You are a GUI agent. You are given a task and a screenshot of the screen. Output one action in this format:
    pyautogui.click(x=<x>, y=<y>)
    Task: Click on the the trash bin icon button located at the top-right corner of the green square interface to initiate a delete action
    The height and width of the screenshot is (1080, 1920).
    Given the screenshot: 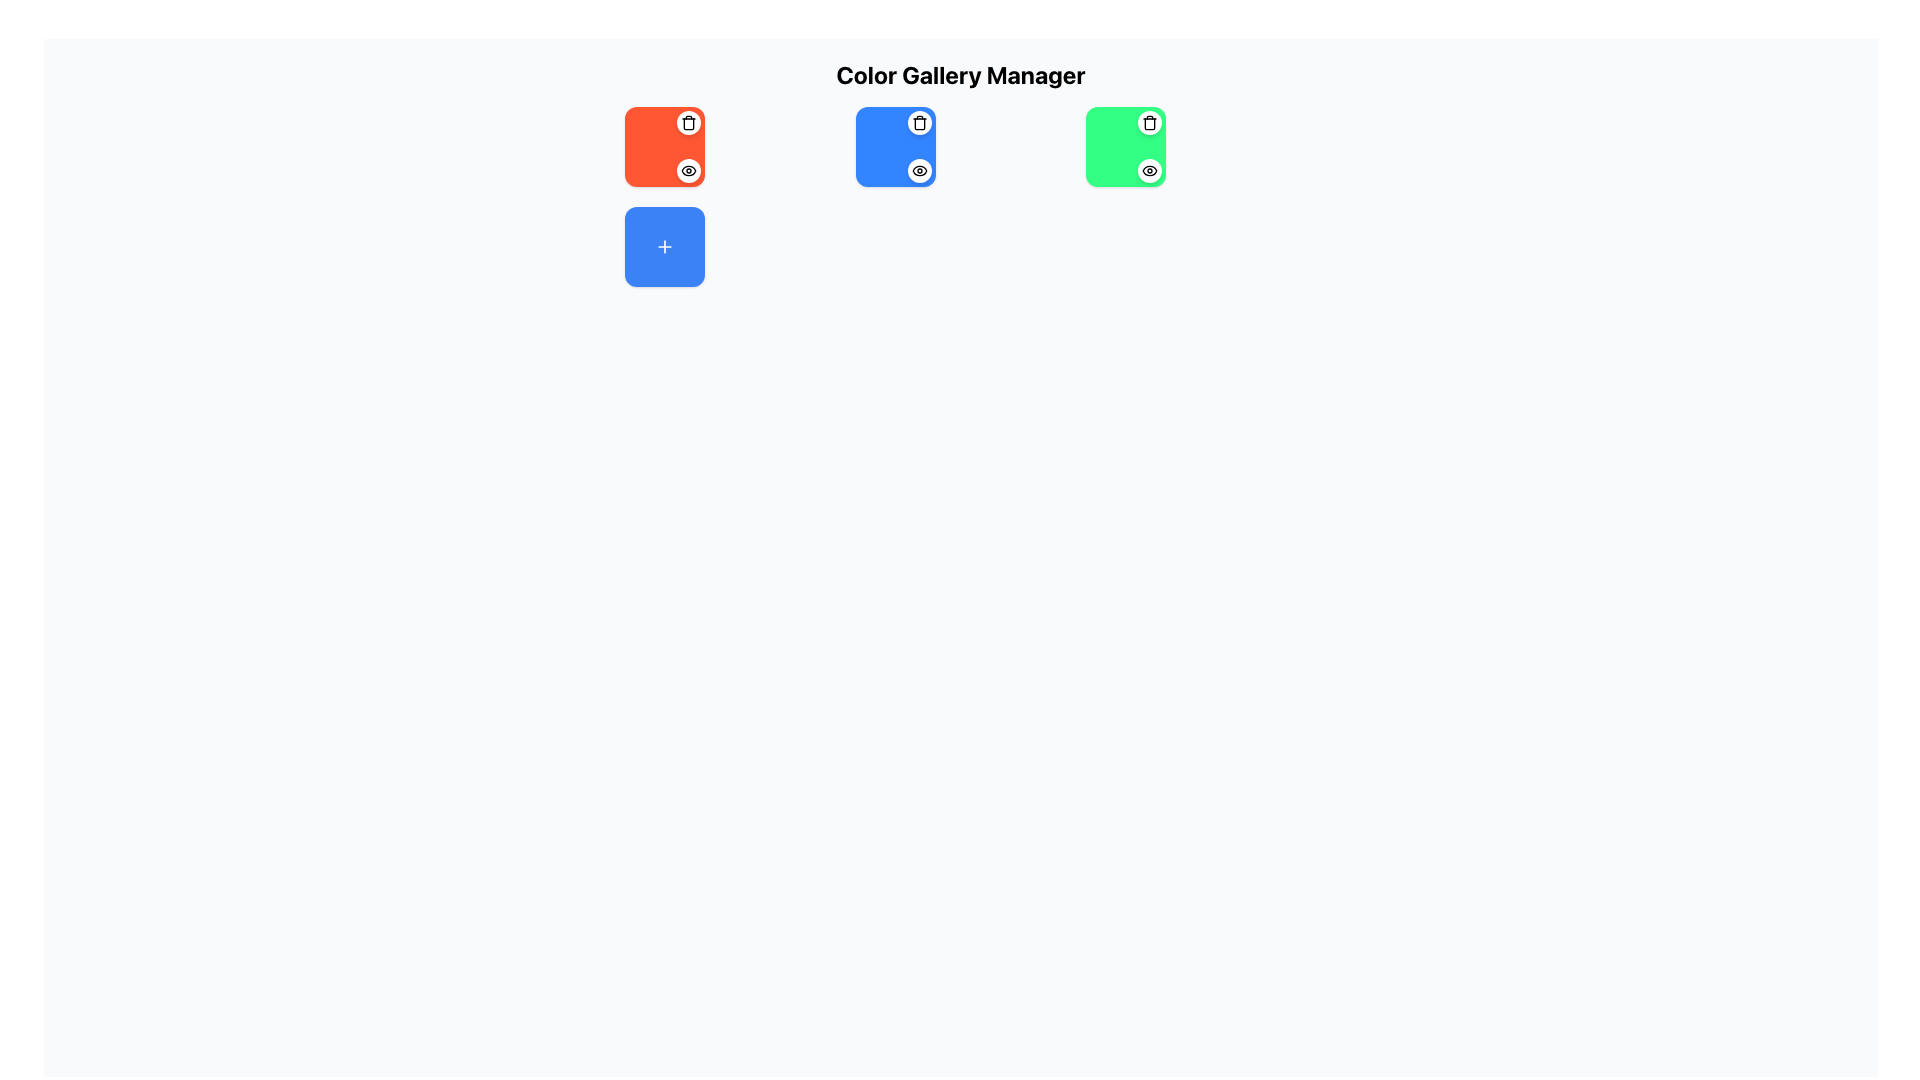 What is the action you would take?
    pyautogui.click(x=1150, y=123)
    